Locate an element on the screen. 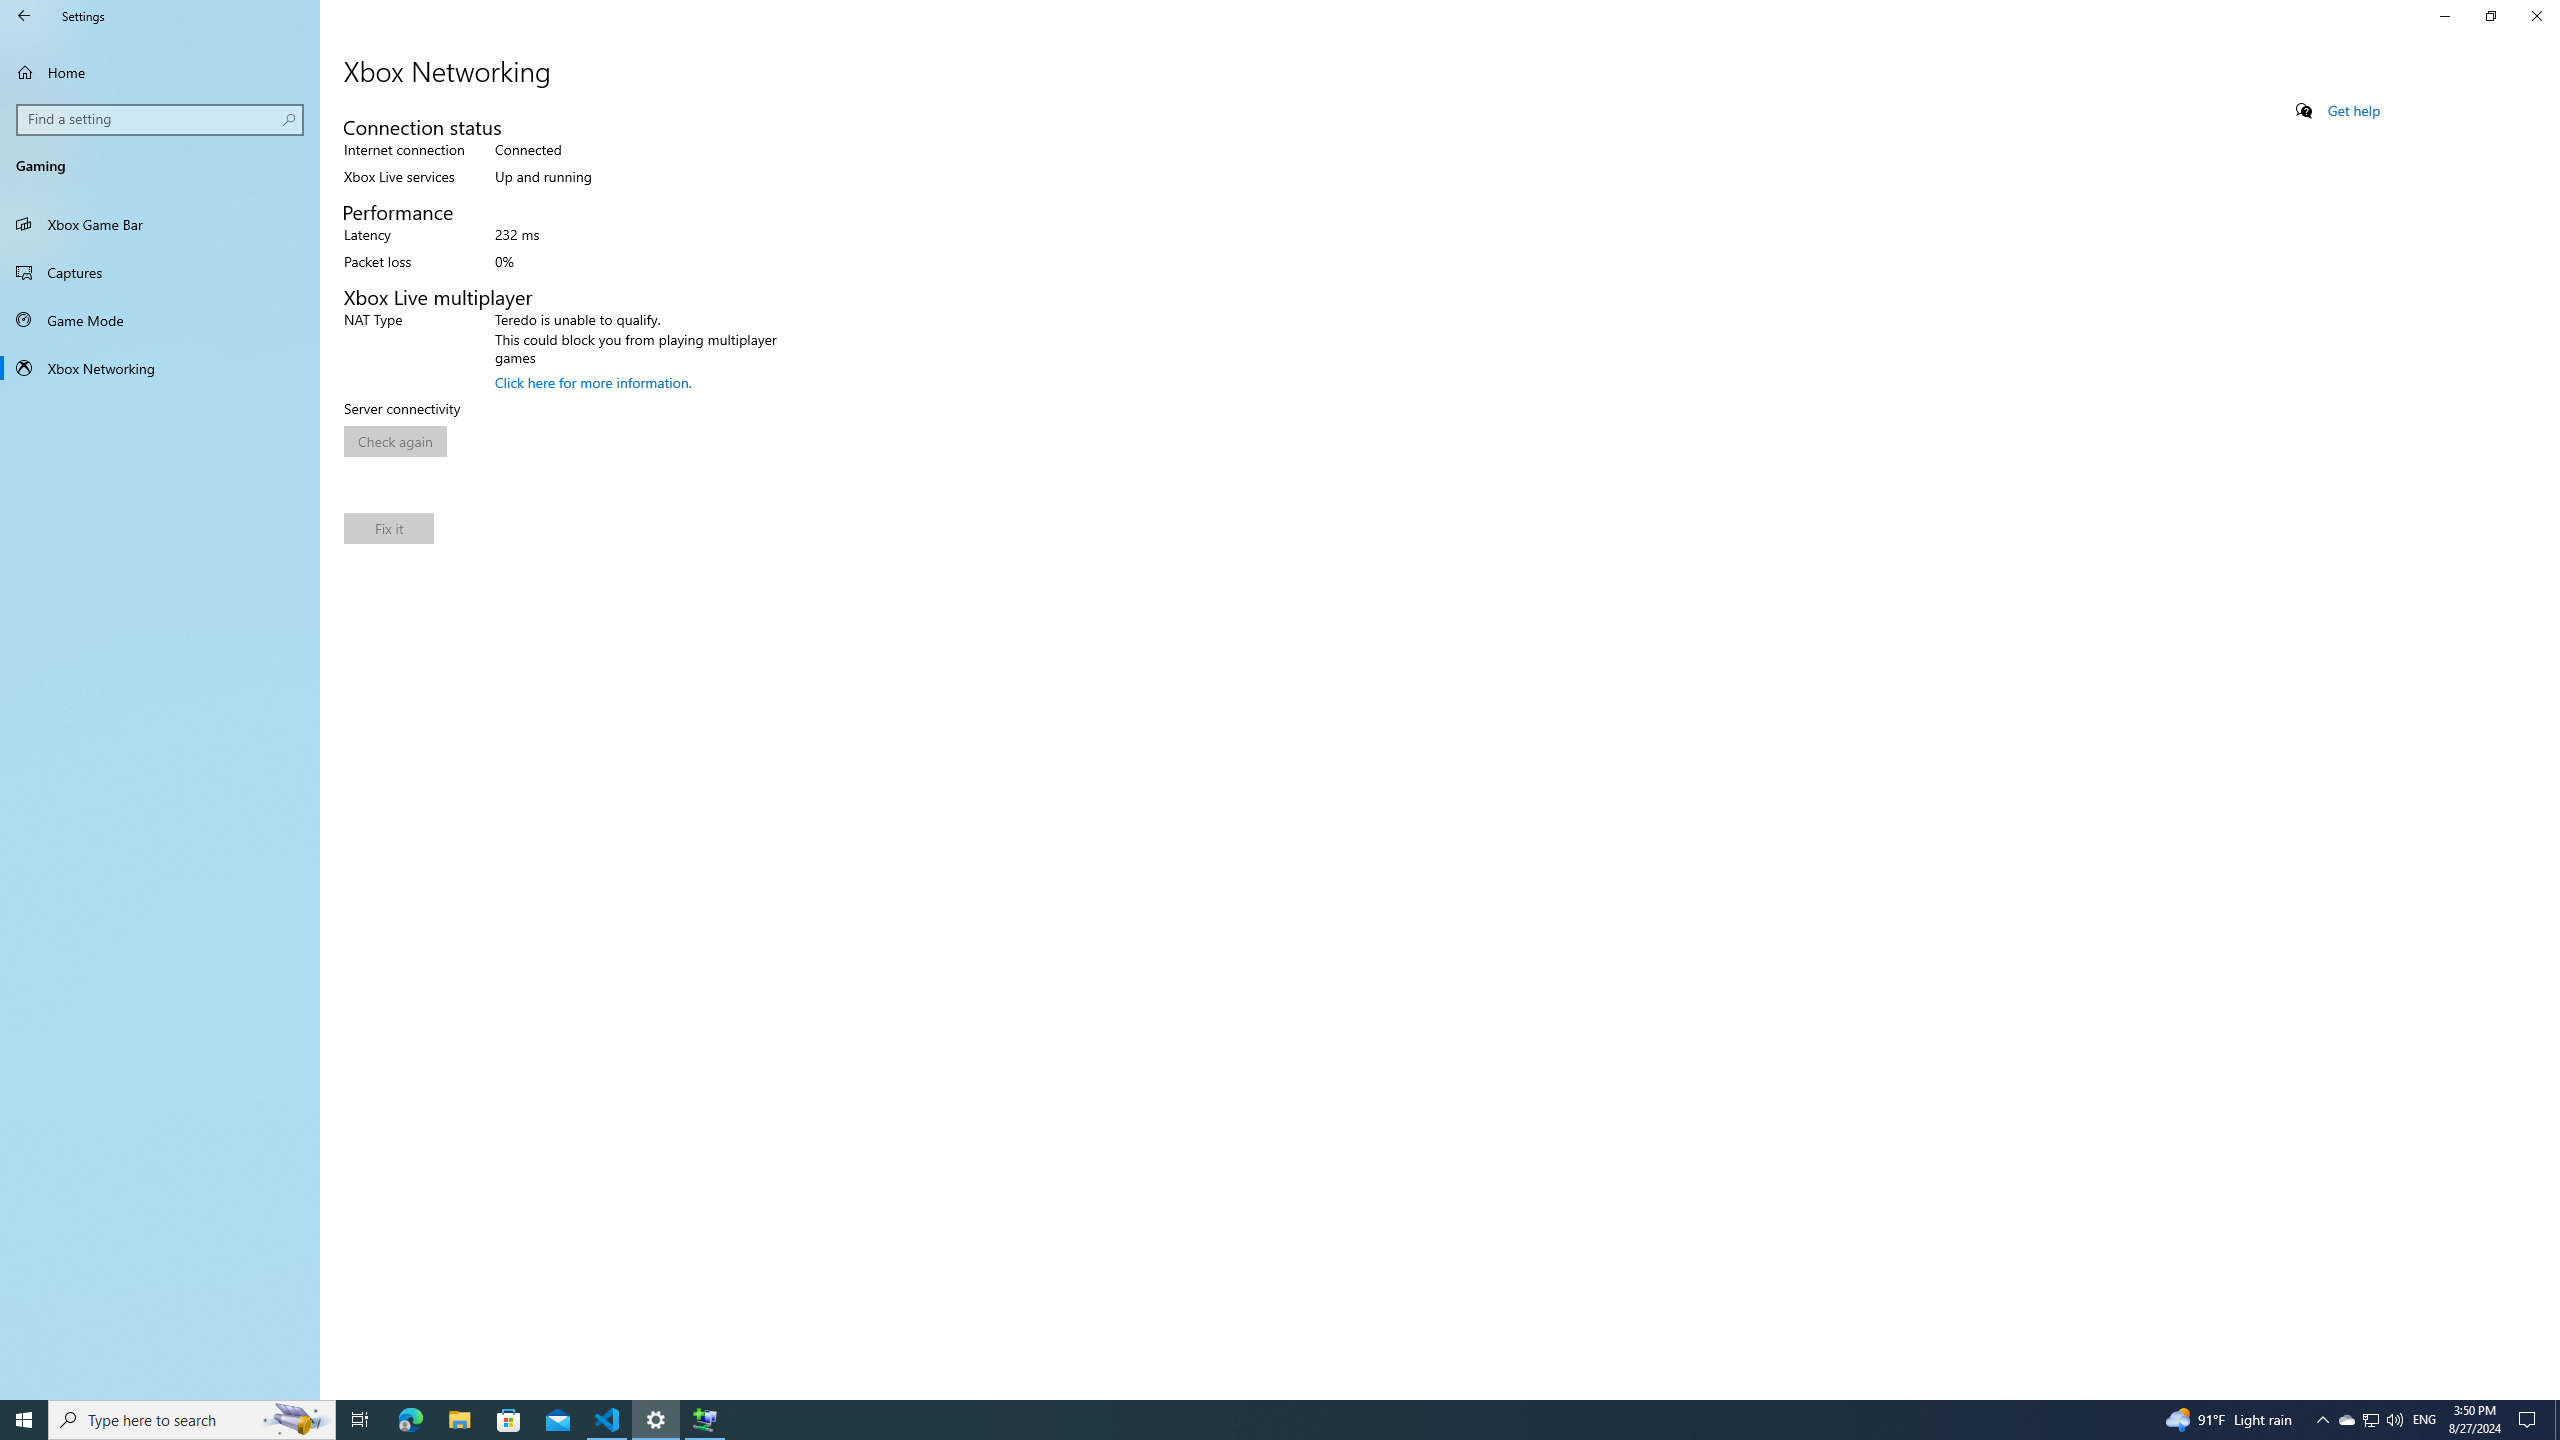  'Home' is located at coordinates (159, 72).